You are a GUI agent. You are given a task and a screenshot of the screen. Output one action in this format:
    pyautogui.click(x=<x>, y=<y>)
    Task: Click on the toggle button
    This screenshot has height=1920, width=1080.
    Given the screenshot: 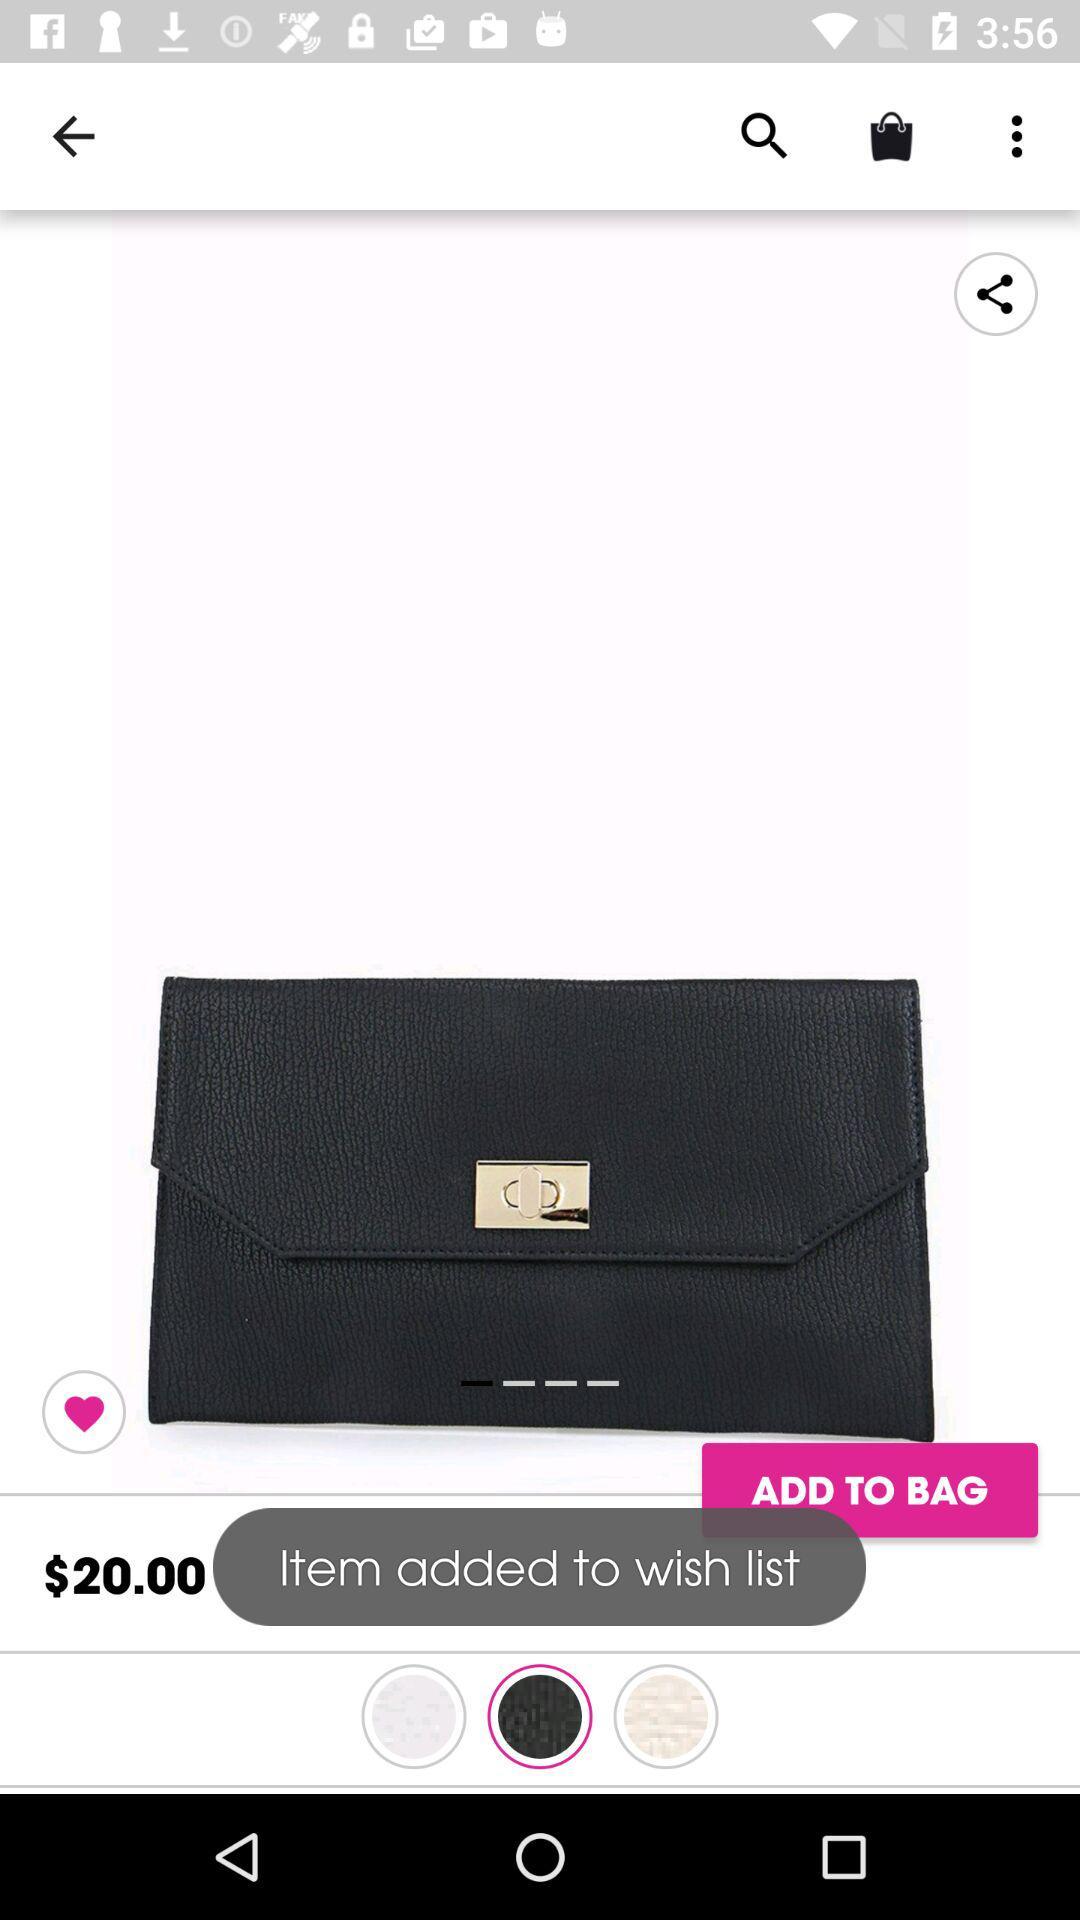 What is the action you would take?
    pyautogui.click(x=83, y=1411)
    